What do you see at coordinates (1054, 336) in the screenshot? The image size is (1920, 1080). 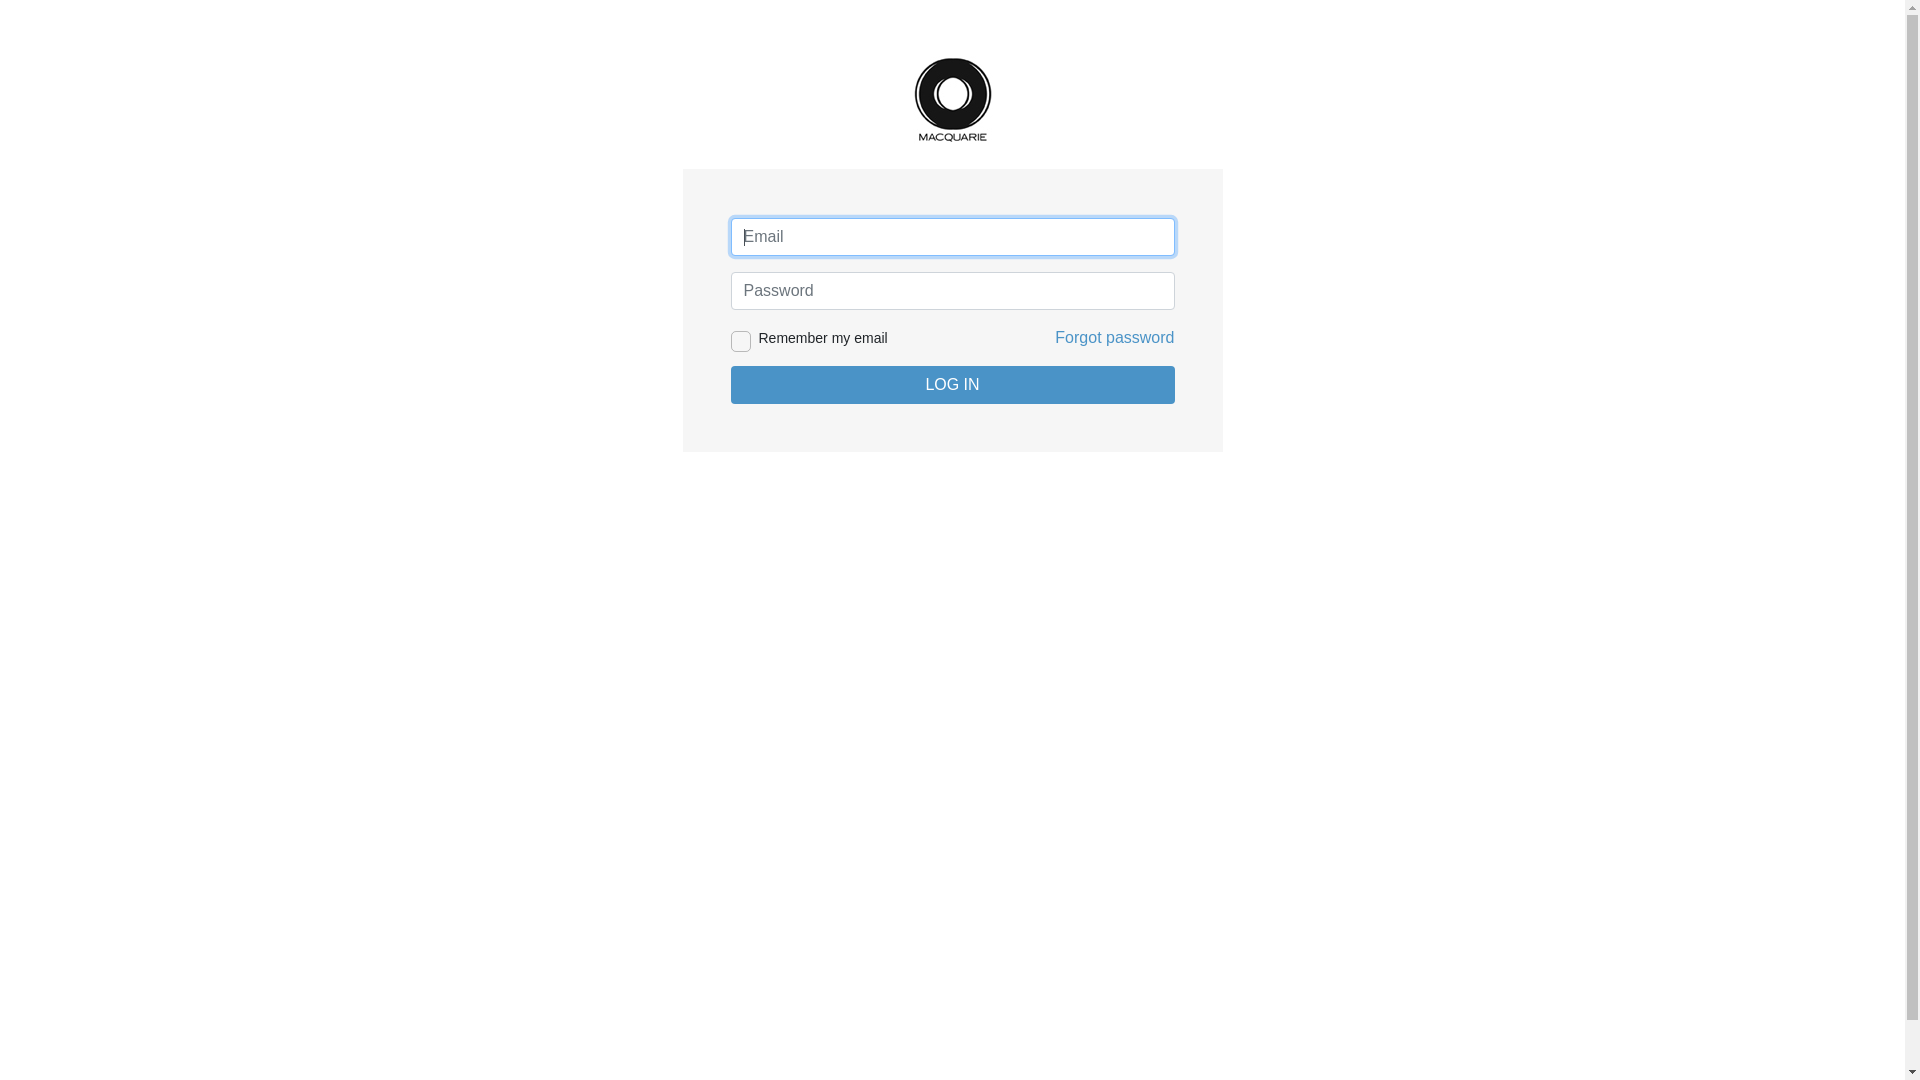 I see `'Forgot password'` at bounding box center [1054, 336].